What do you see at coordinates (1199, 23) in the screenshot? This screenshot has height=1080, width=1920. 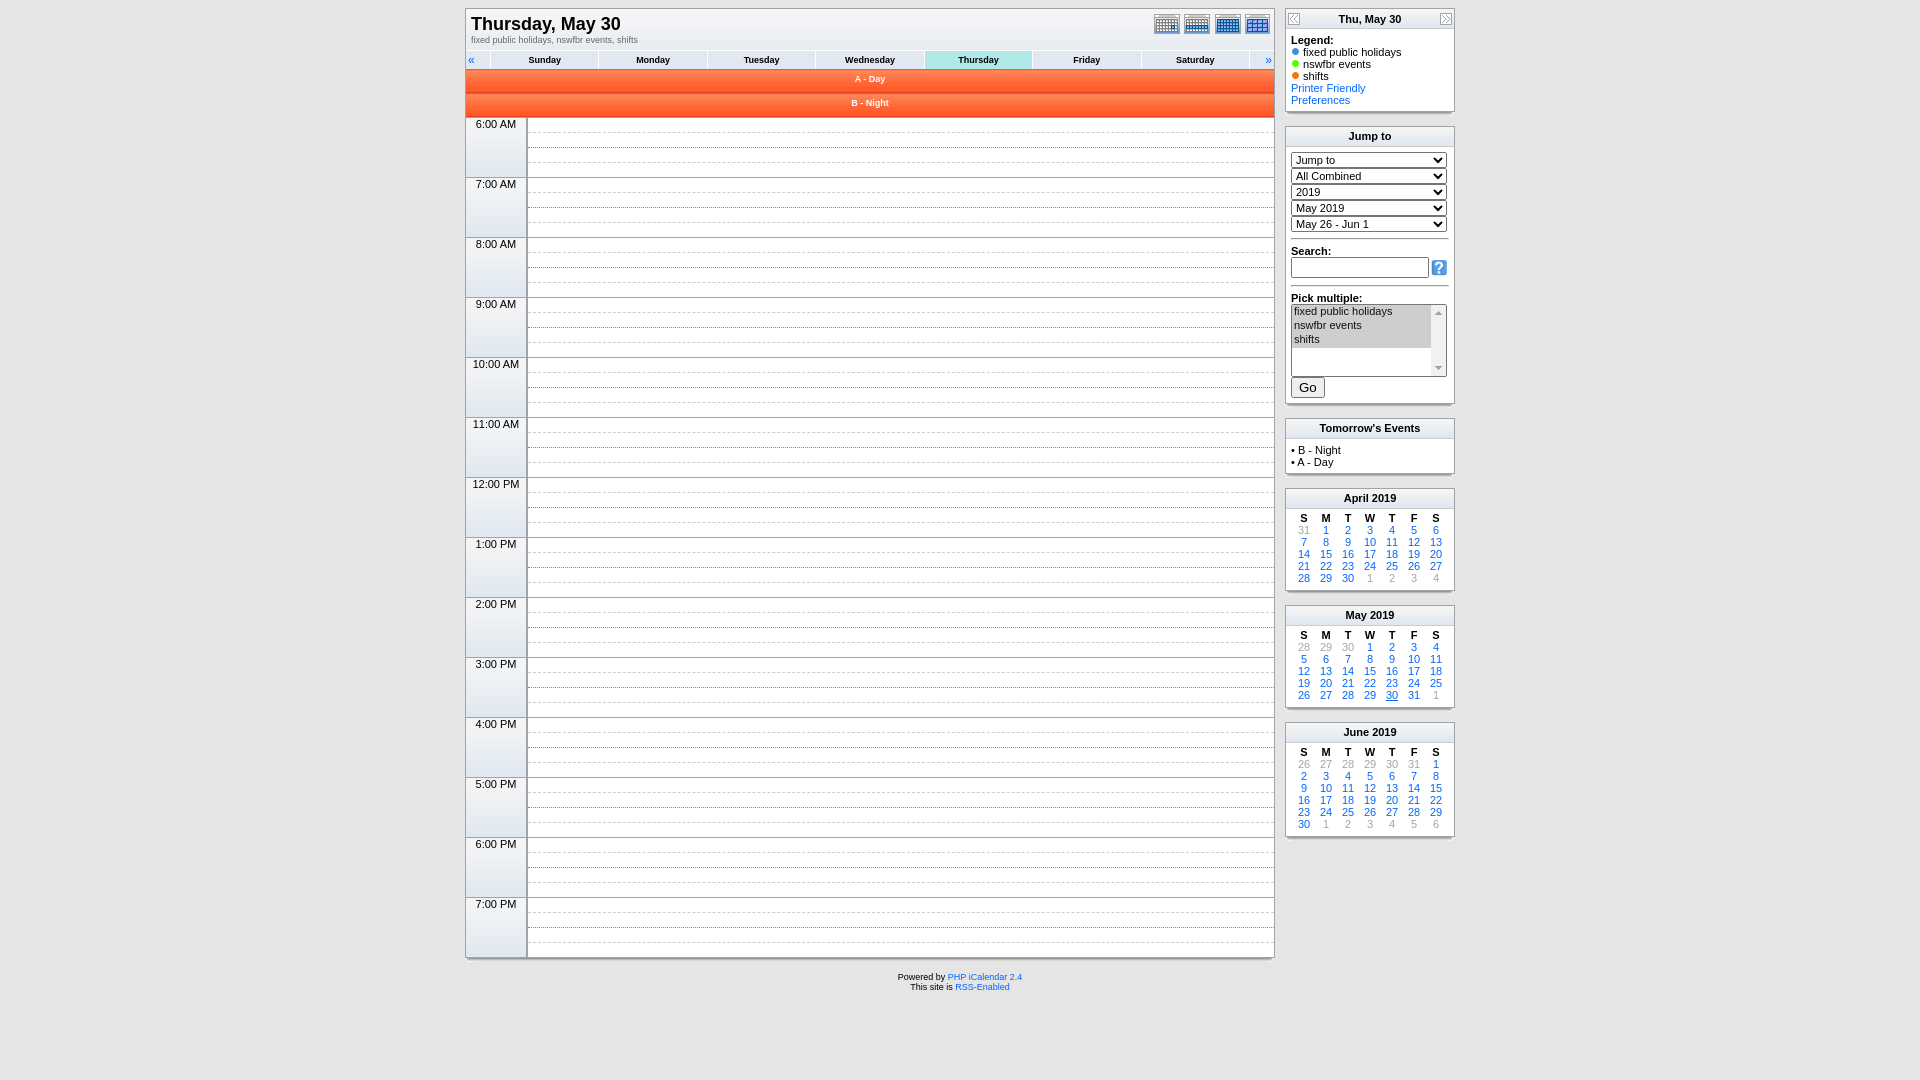 I see `'Week'` at bounding box center [1199, 23].